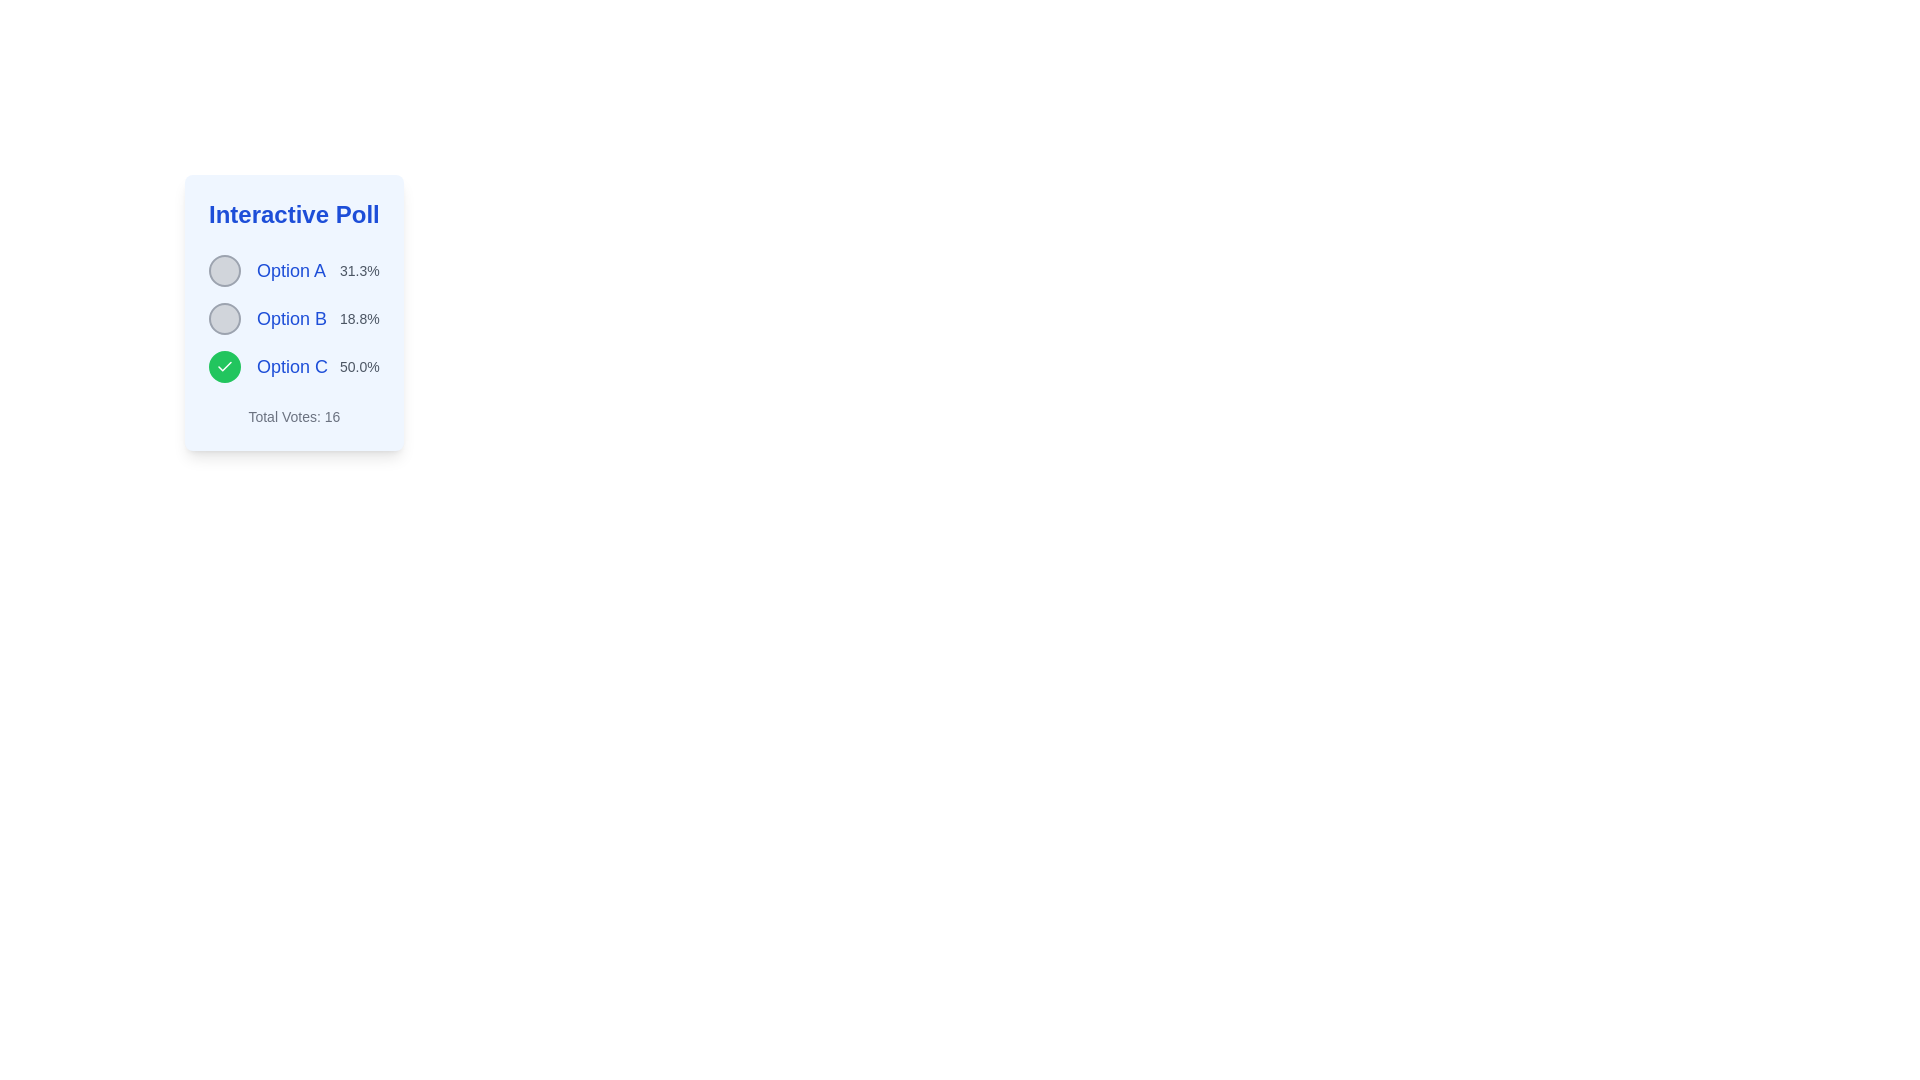  Describe the element at coordinates (293, 318) in the screenshot. I see `information displayed in the second Poll Option Display, which shows the option label and percentage of votes` at that location.